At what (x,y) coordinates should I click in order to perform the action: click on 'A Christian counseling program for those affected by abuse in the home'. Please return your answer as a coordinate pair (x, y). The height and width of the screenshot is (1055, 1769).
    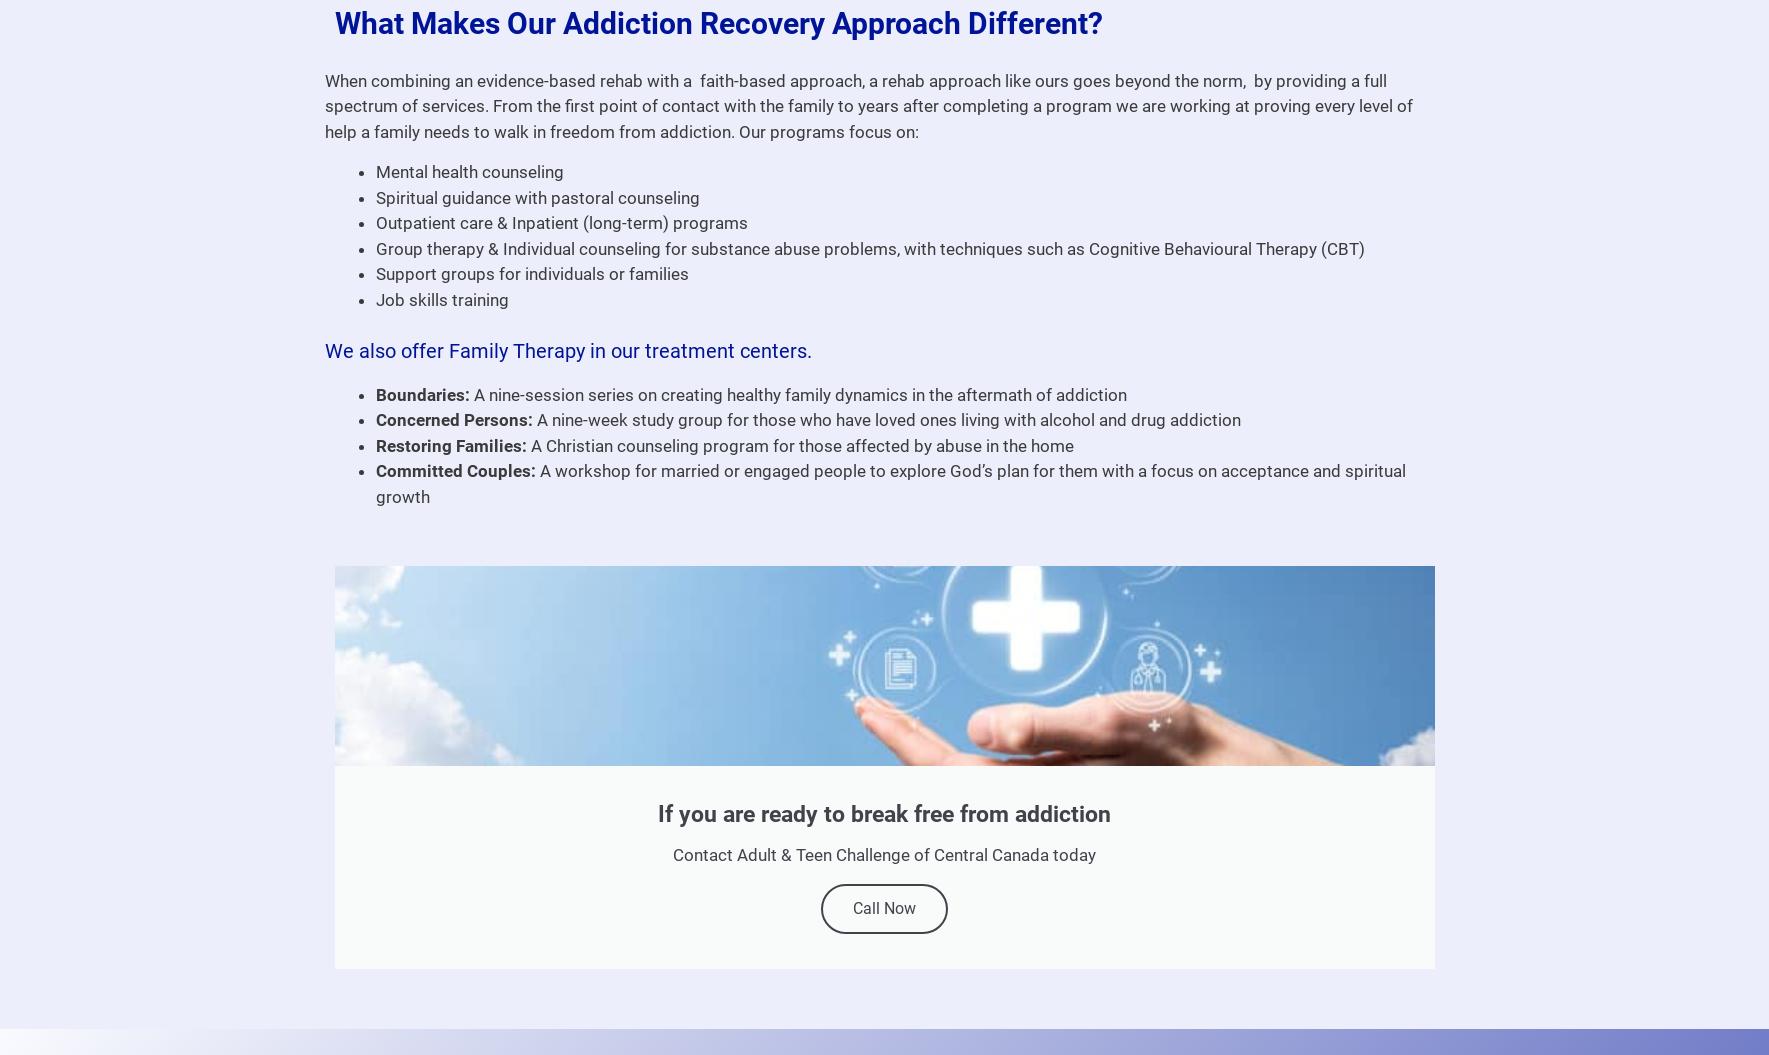
    Looking at the image, I should click on (798, 443).